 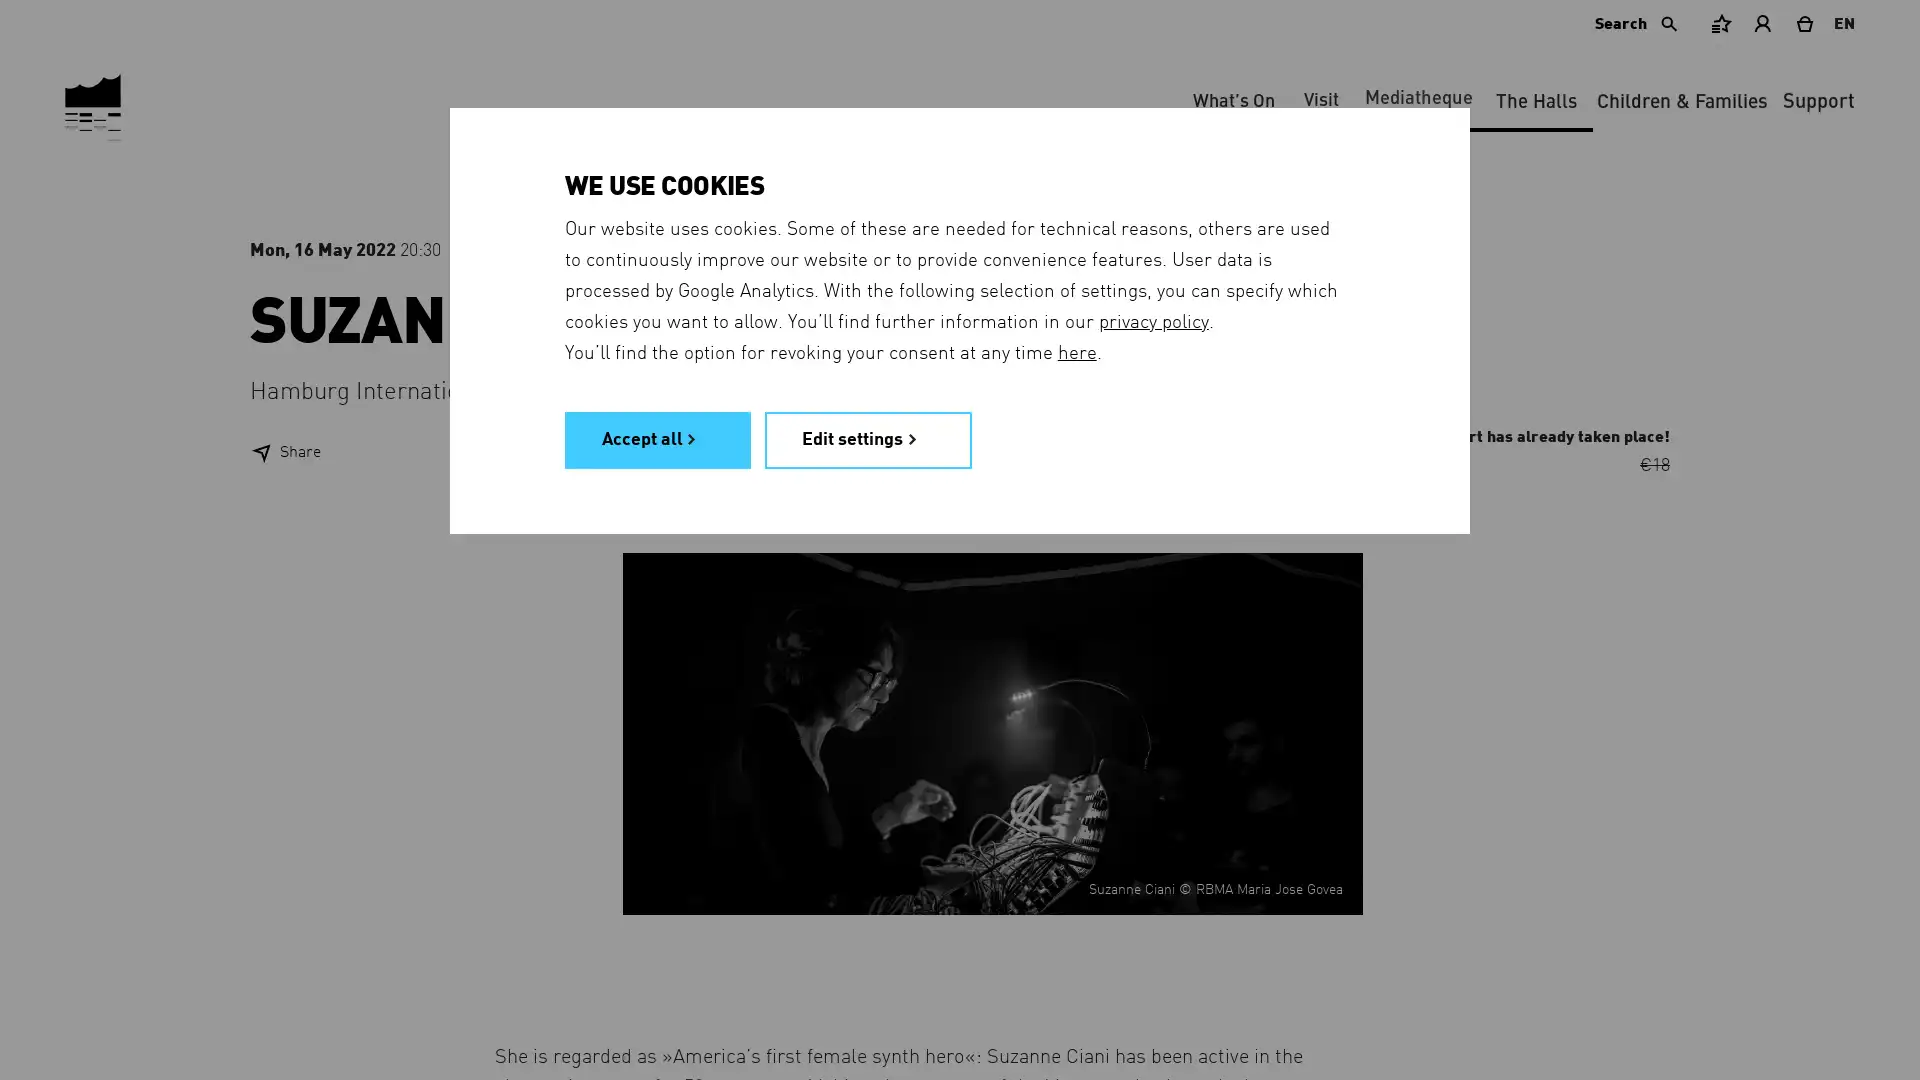 I want to click on Accept all, so click(x=657, y=438).